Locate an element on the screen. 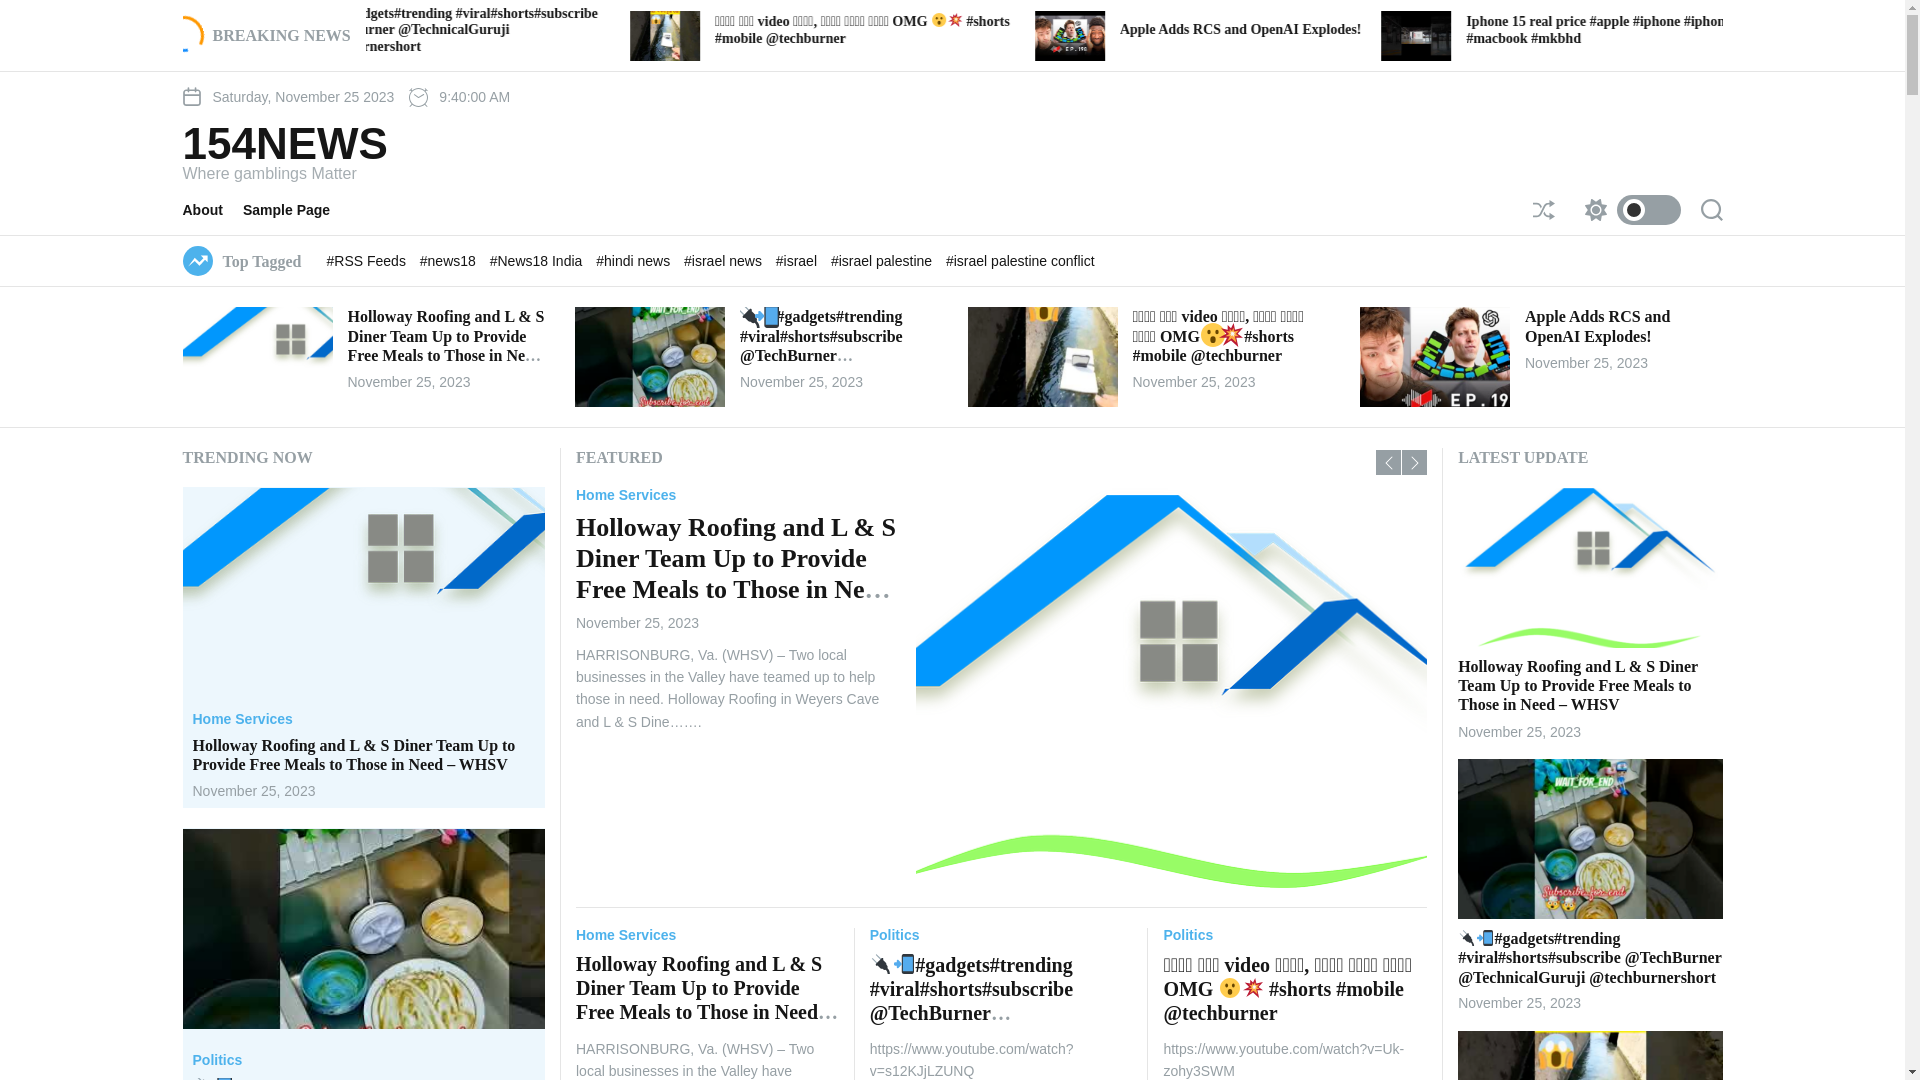 The width and height of the screenshot is (1920, 1080). '#RSS Feeds' is located at coordinates (368, 260).